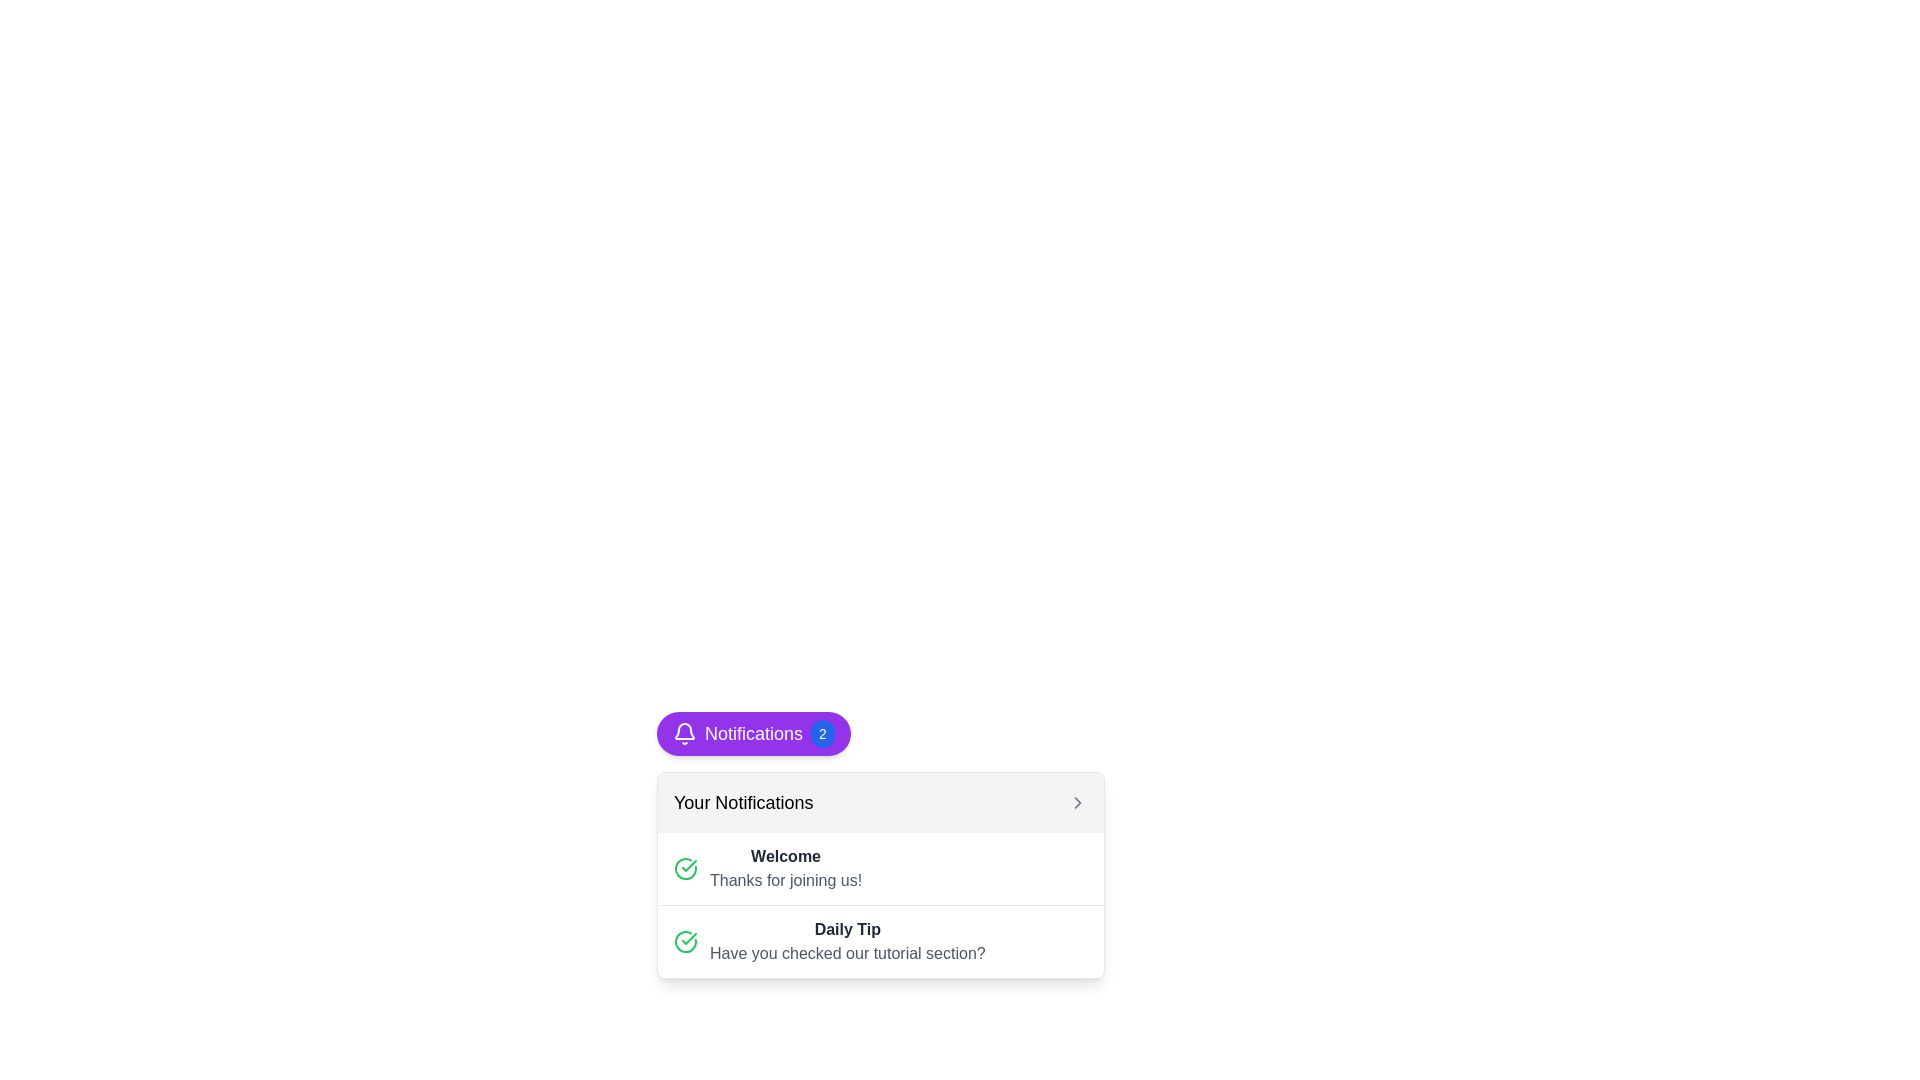  Describe the element at coordinates (686, 867) in the screenshot. I see `the circular green outlined checkmark icon located adjacent to the 'Daily Tip' text in the middle-right portion of the notification panel` at that location.